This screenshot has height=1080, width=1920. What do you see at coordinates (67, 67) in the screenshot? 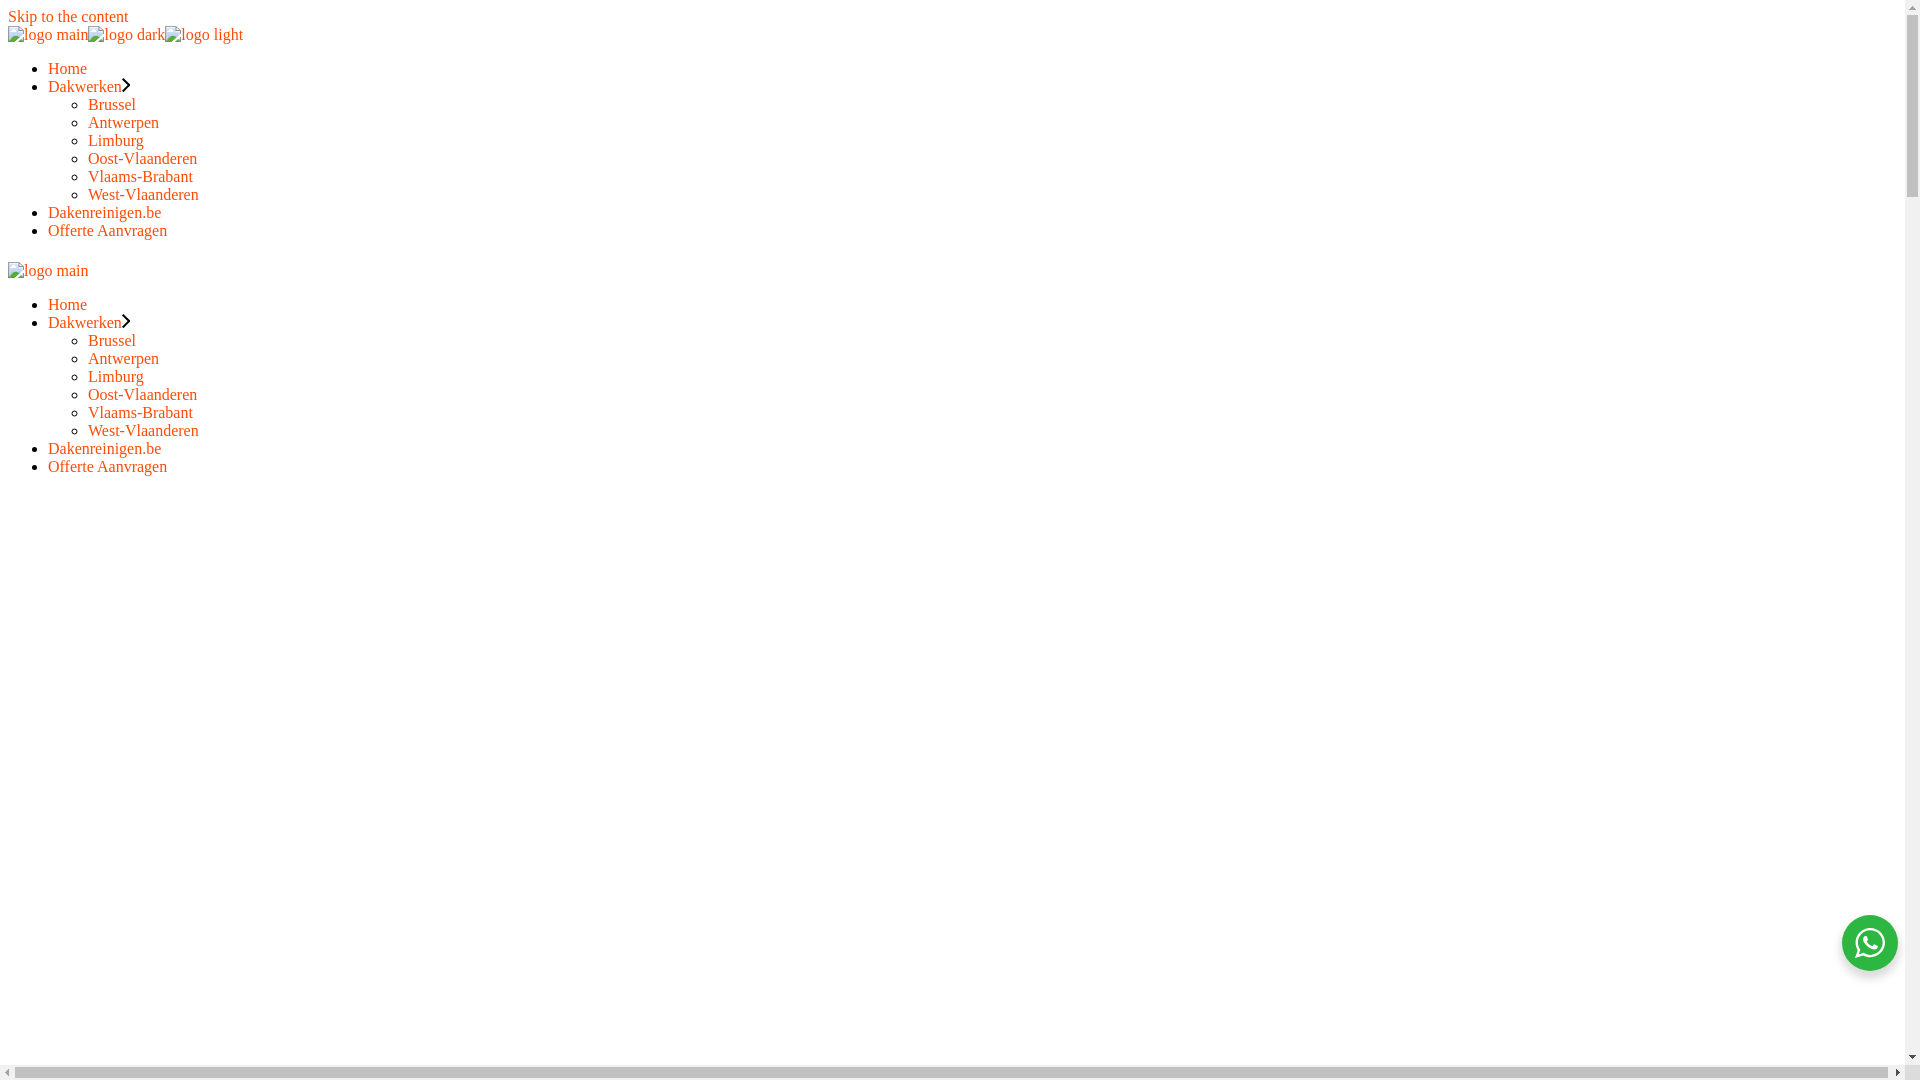
I see `'Home'` at bounding box center [67, 67].